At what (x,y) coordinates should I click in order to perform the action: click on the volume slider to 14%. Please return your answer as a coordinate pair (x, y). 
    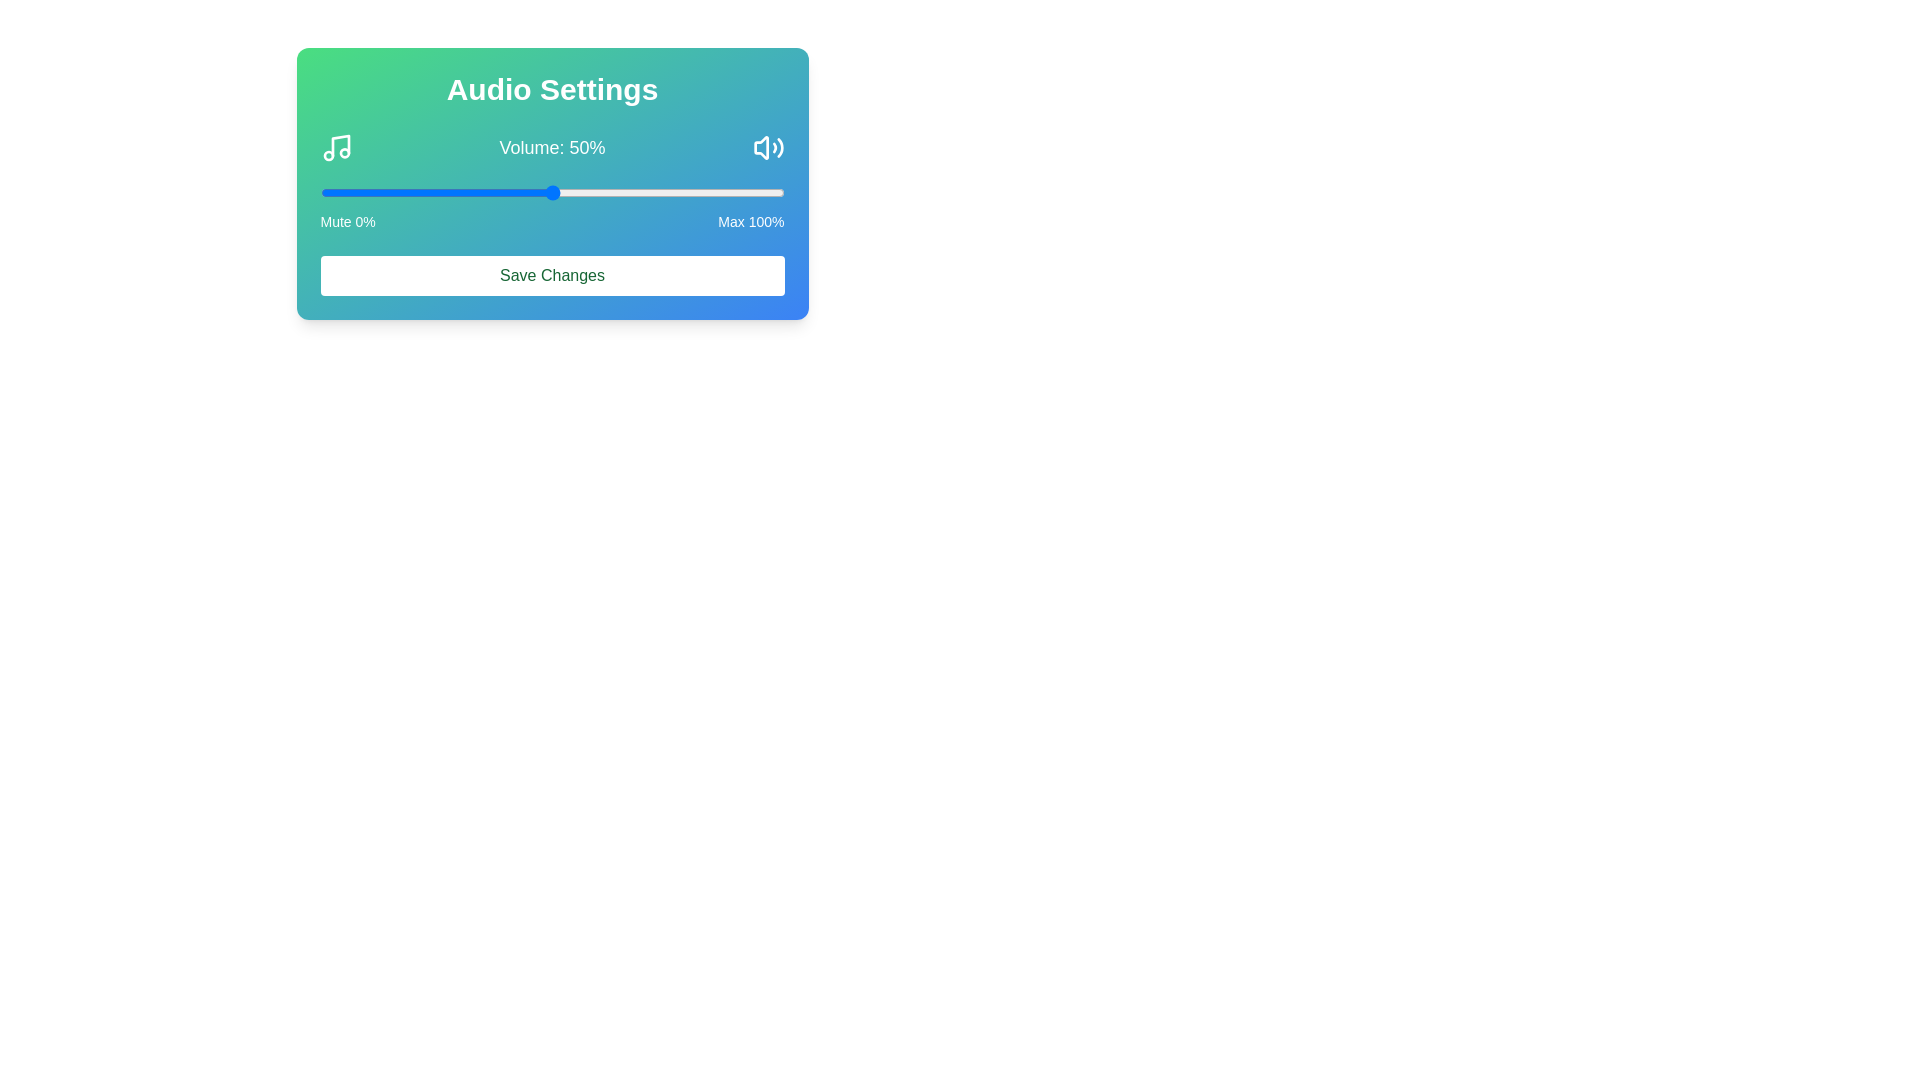
    Looking at the image, I should click on (385, 192).